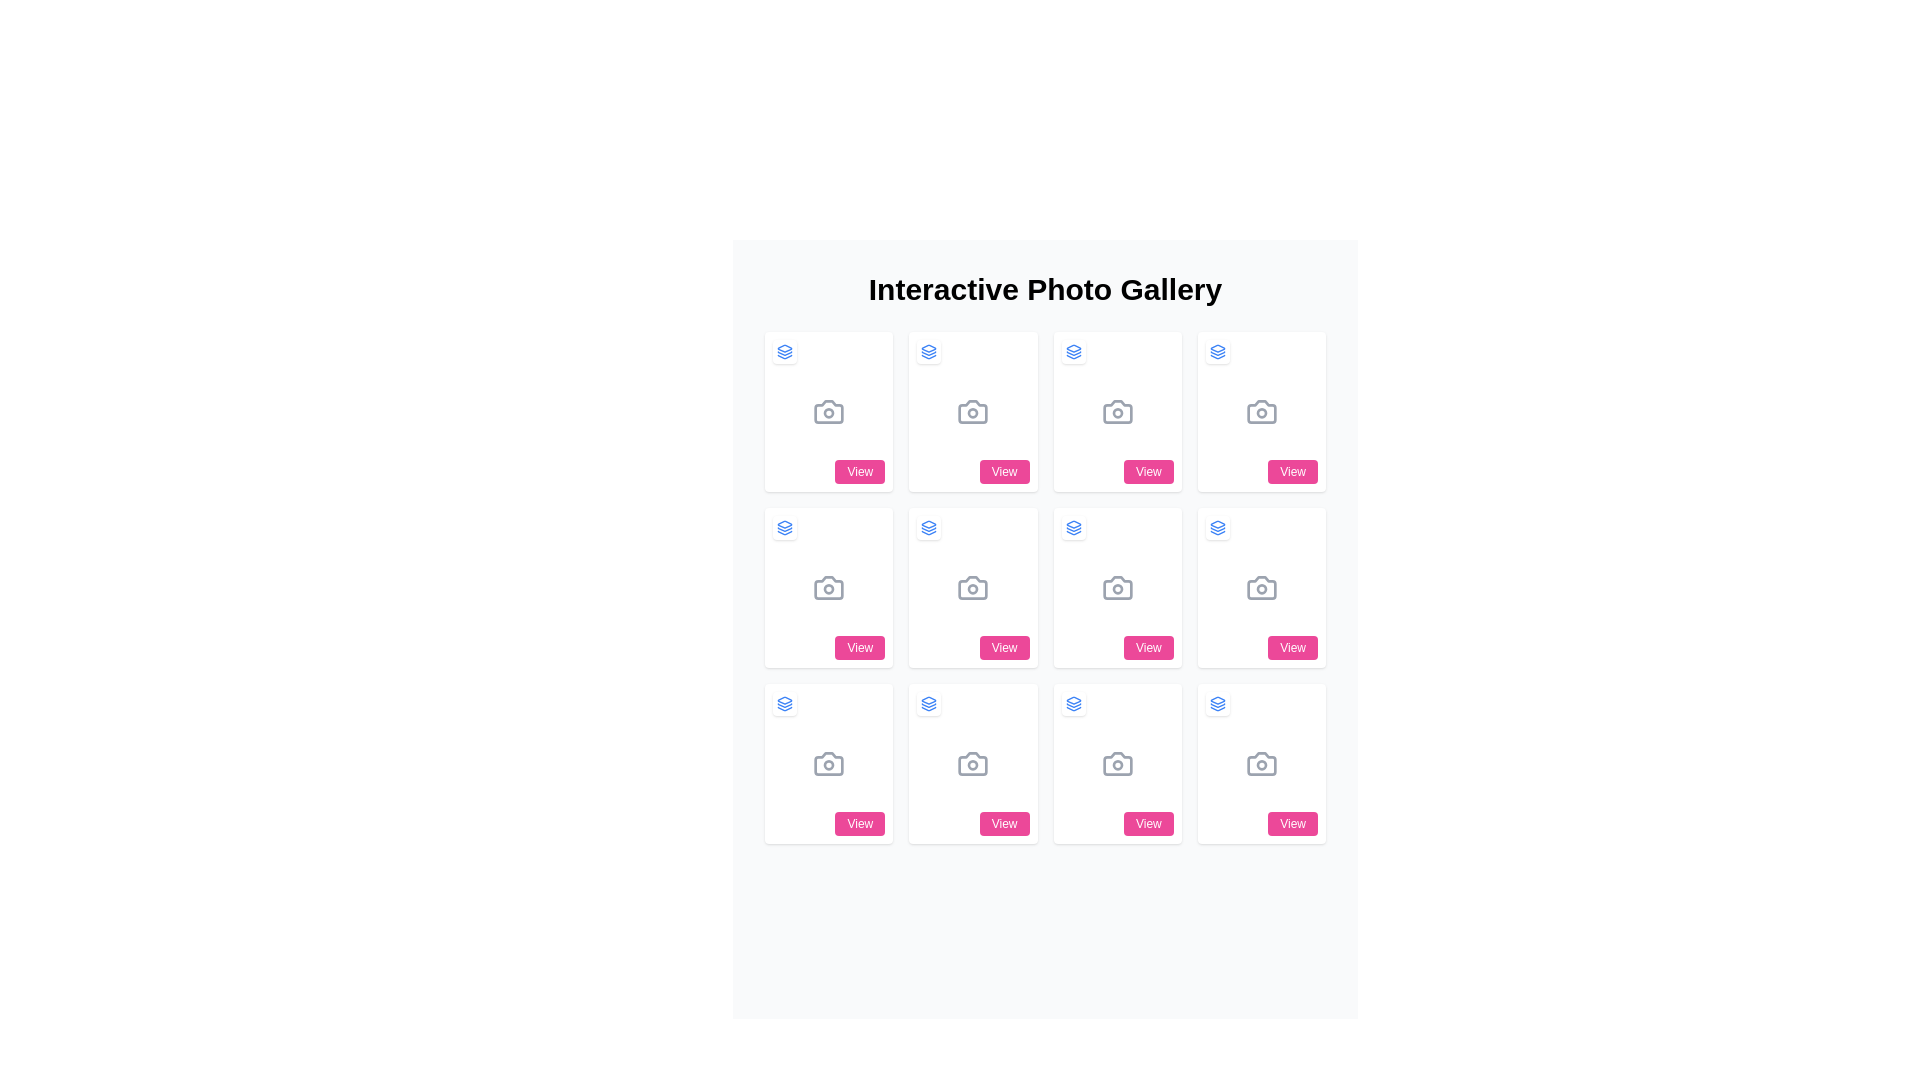 The image size is (1920, 1080). Describe the element at coordinates (1072, 527) in the screenshot. I see `the blue stacked layers icon located at the top-left corner of the card layout` at that location.